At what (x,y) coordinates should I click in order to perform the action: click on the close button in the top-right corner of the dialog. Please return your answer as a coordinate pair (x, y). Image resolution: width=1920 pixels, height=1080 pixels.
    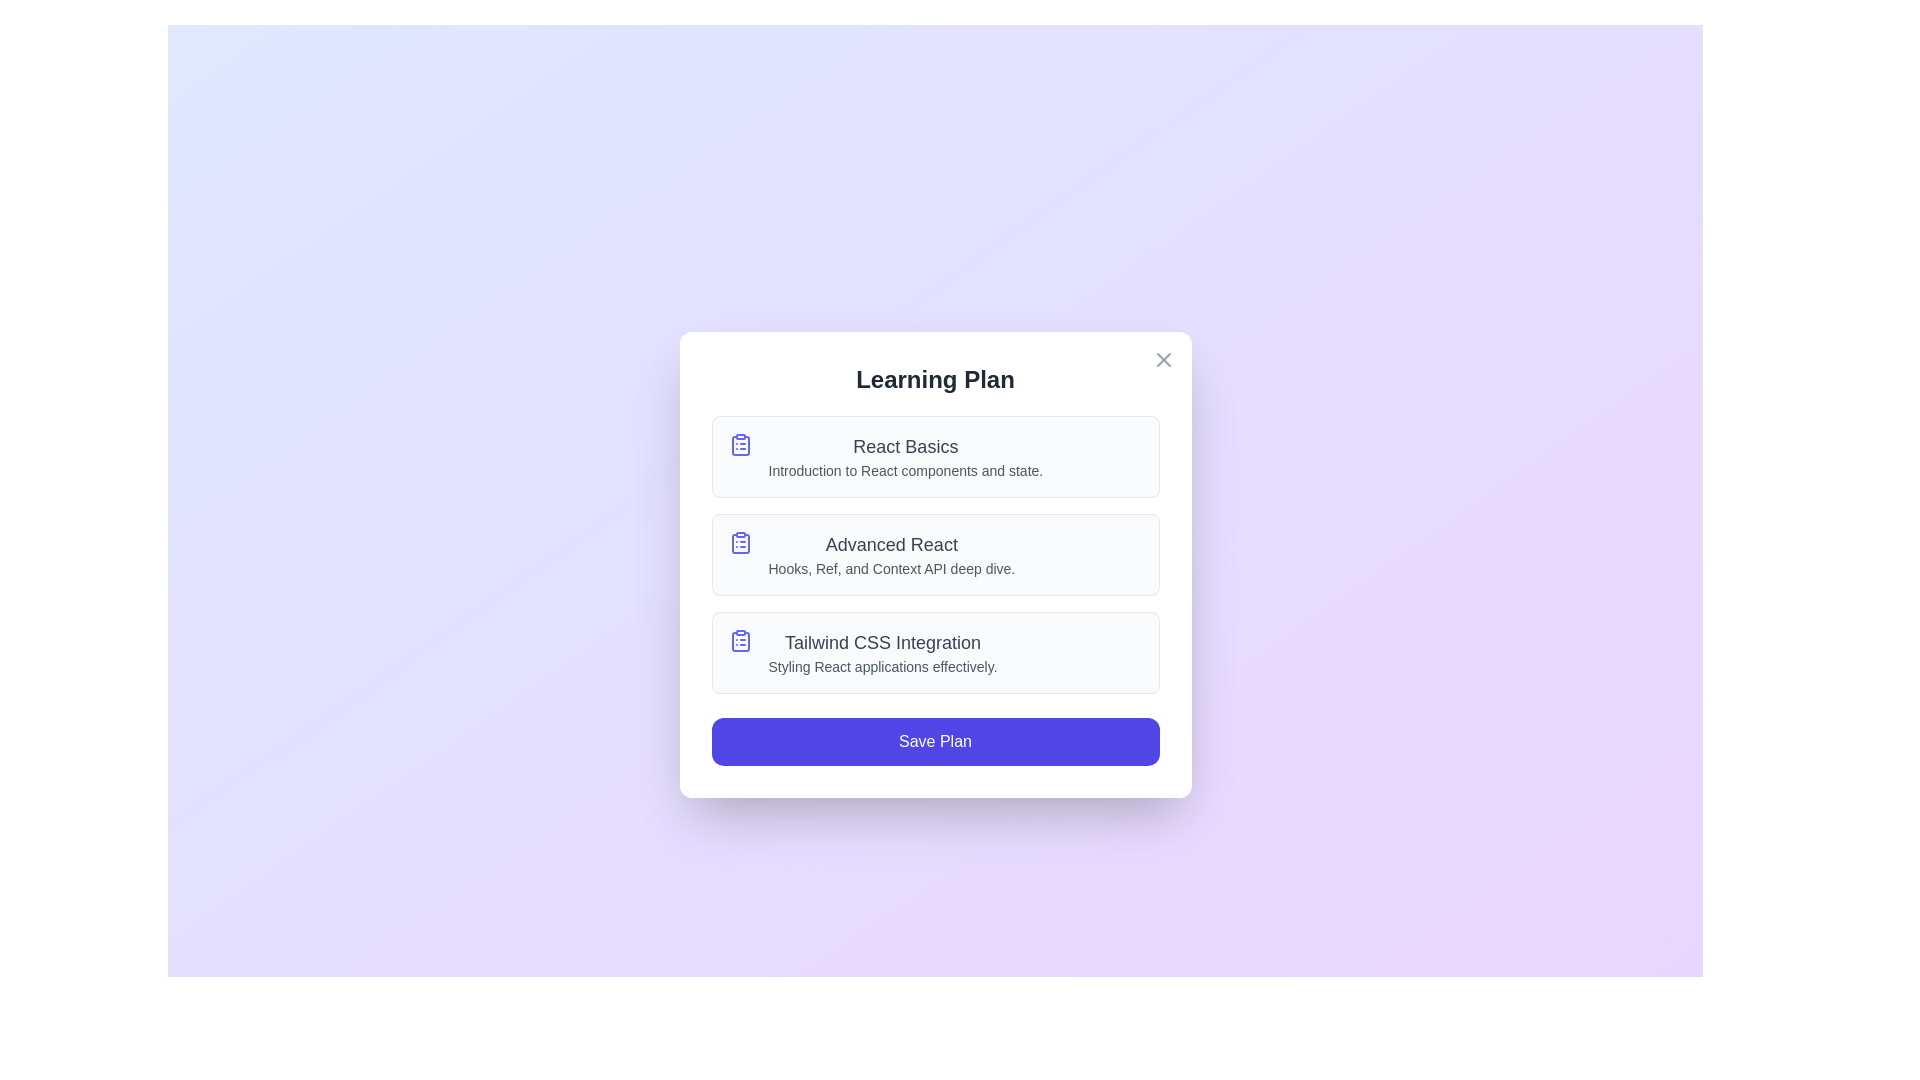
    Looking at the image, I should click on (1163, 358).